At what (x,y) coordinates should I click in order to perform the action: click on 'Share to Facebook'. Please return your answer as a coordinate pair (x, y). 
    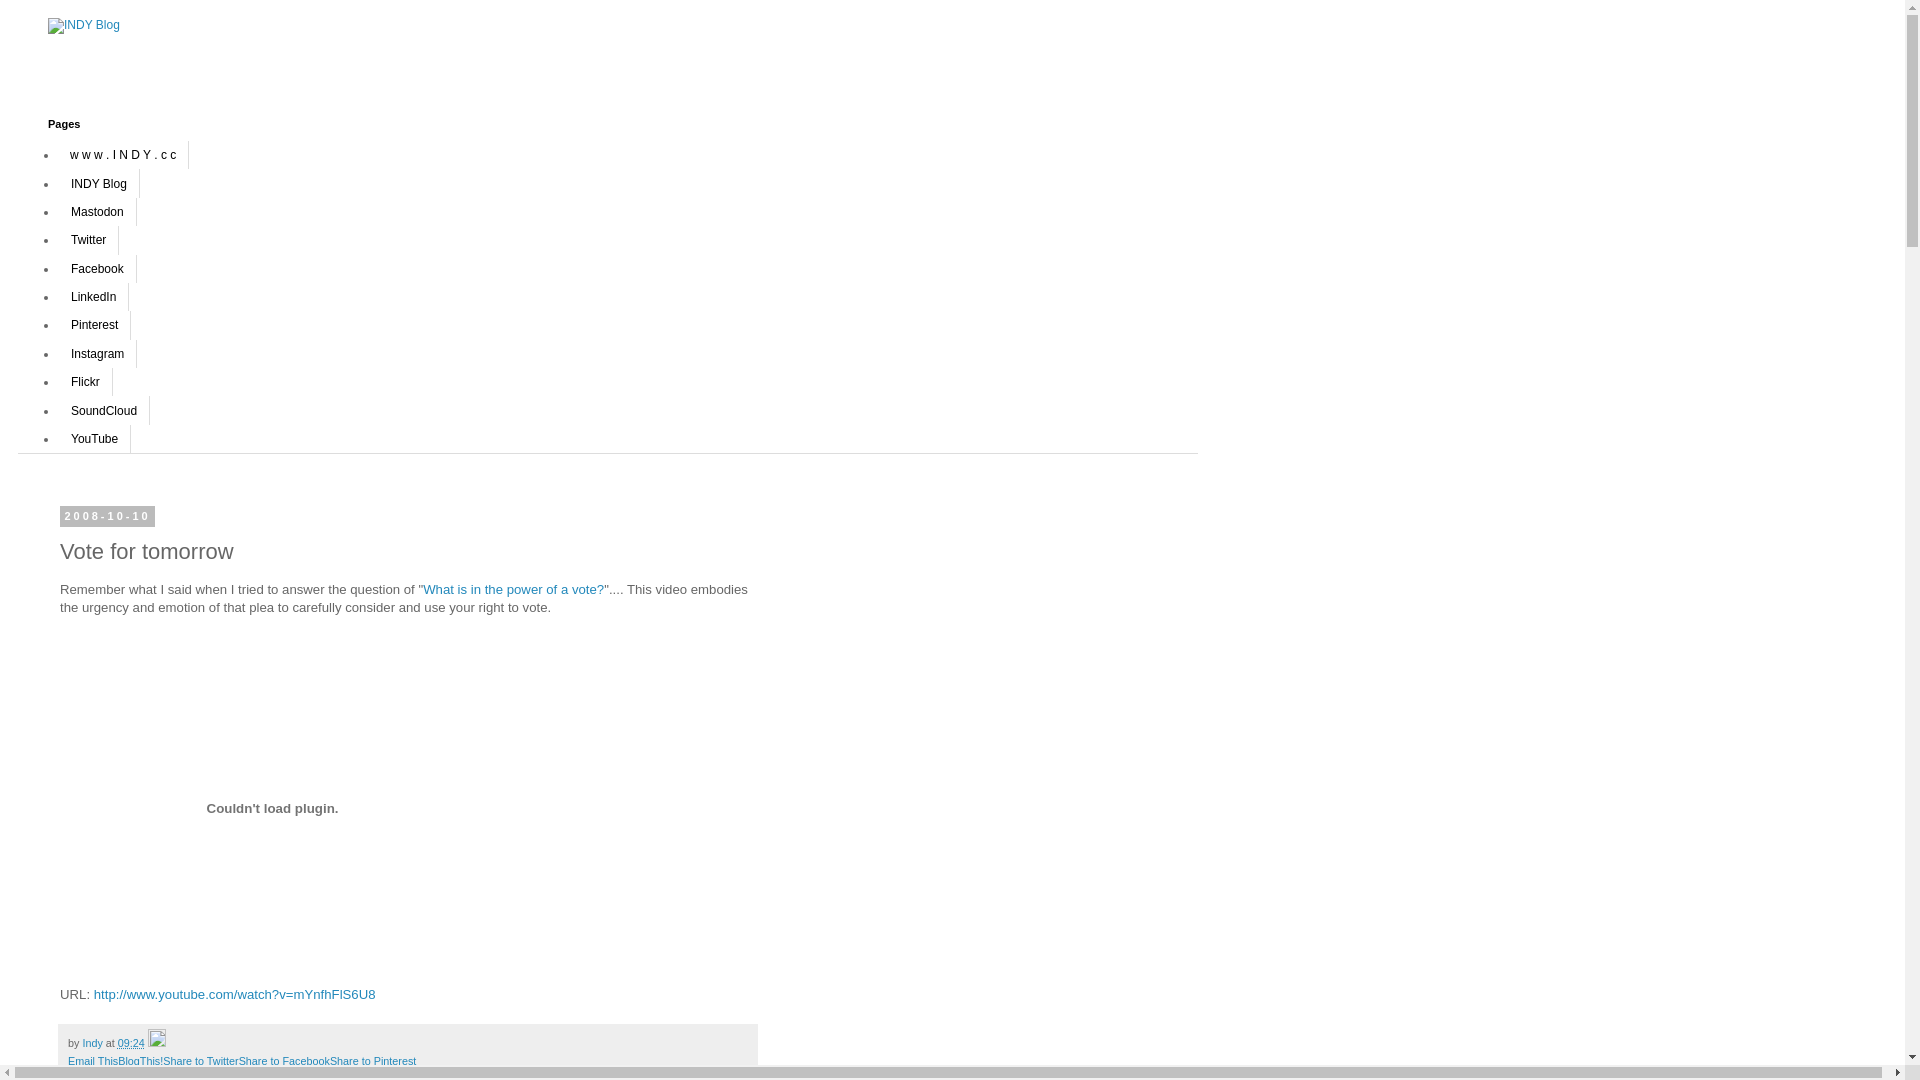
    Looking at the image, I should click on (239, 1059).